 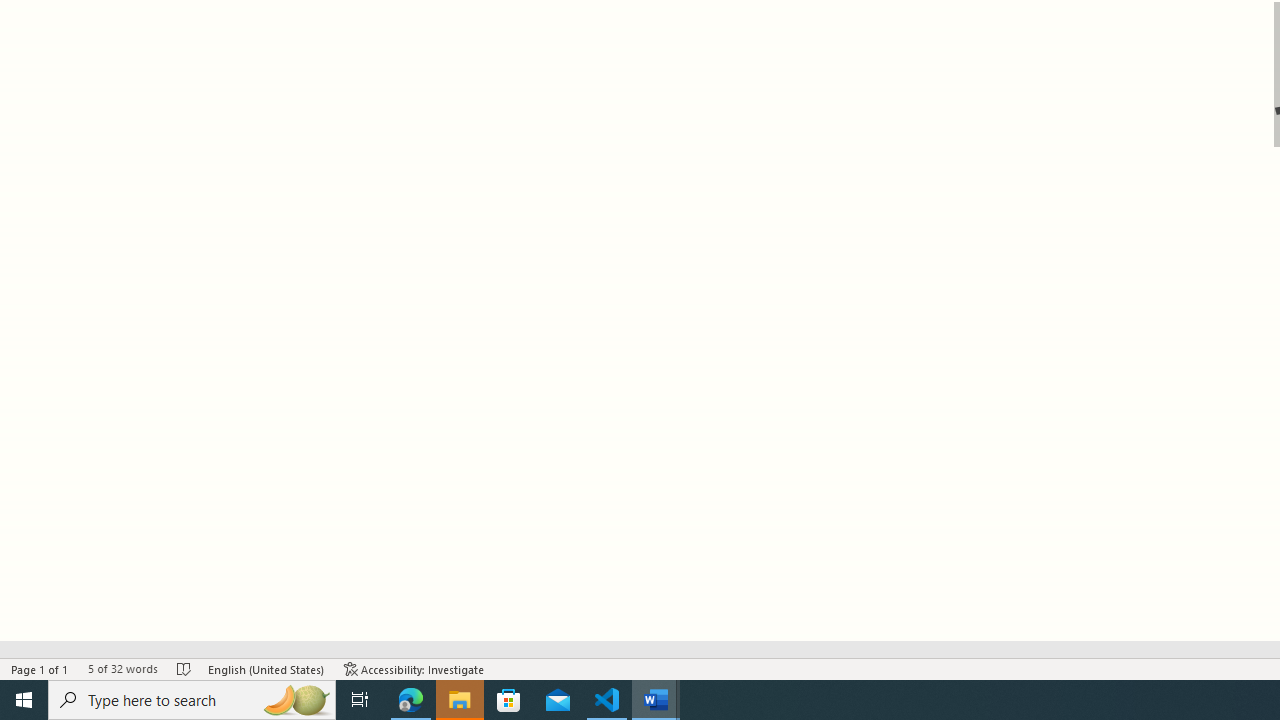 I want to click on 'Page Number Page 1 of 1', so click(x=40, y=669).